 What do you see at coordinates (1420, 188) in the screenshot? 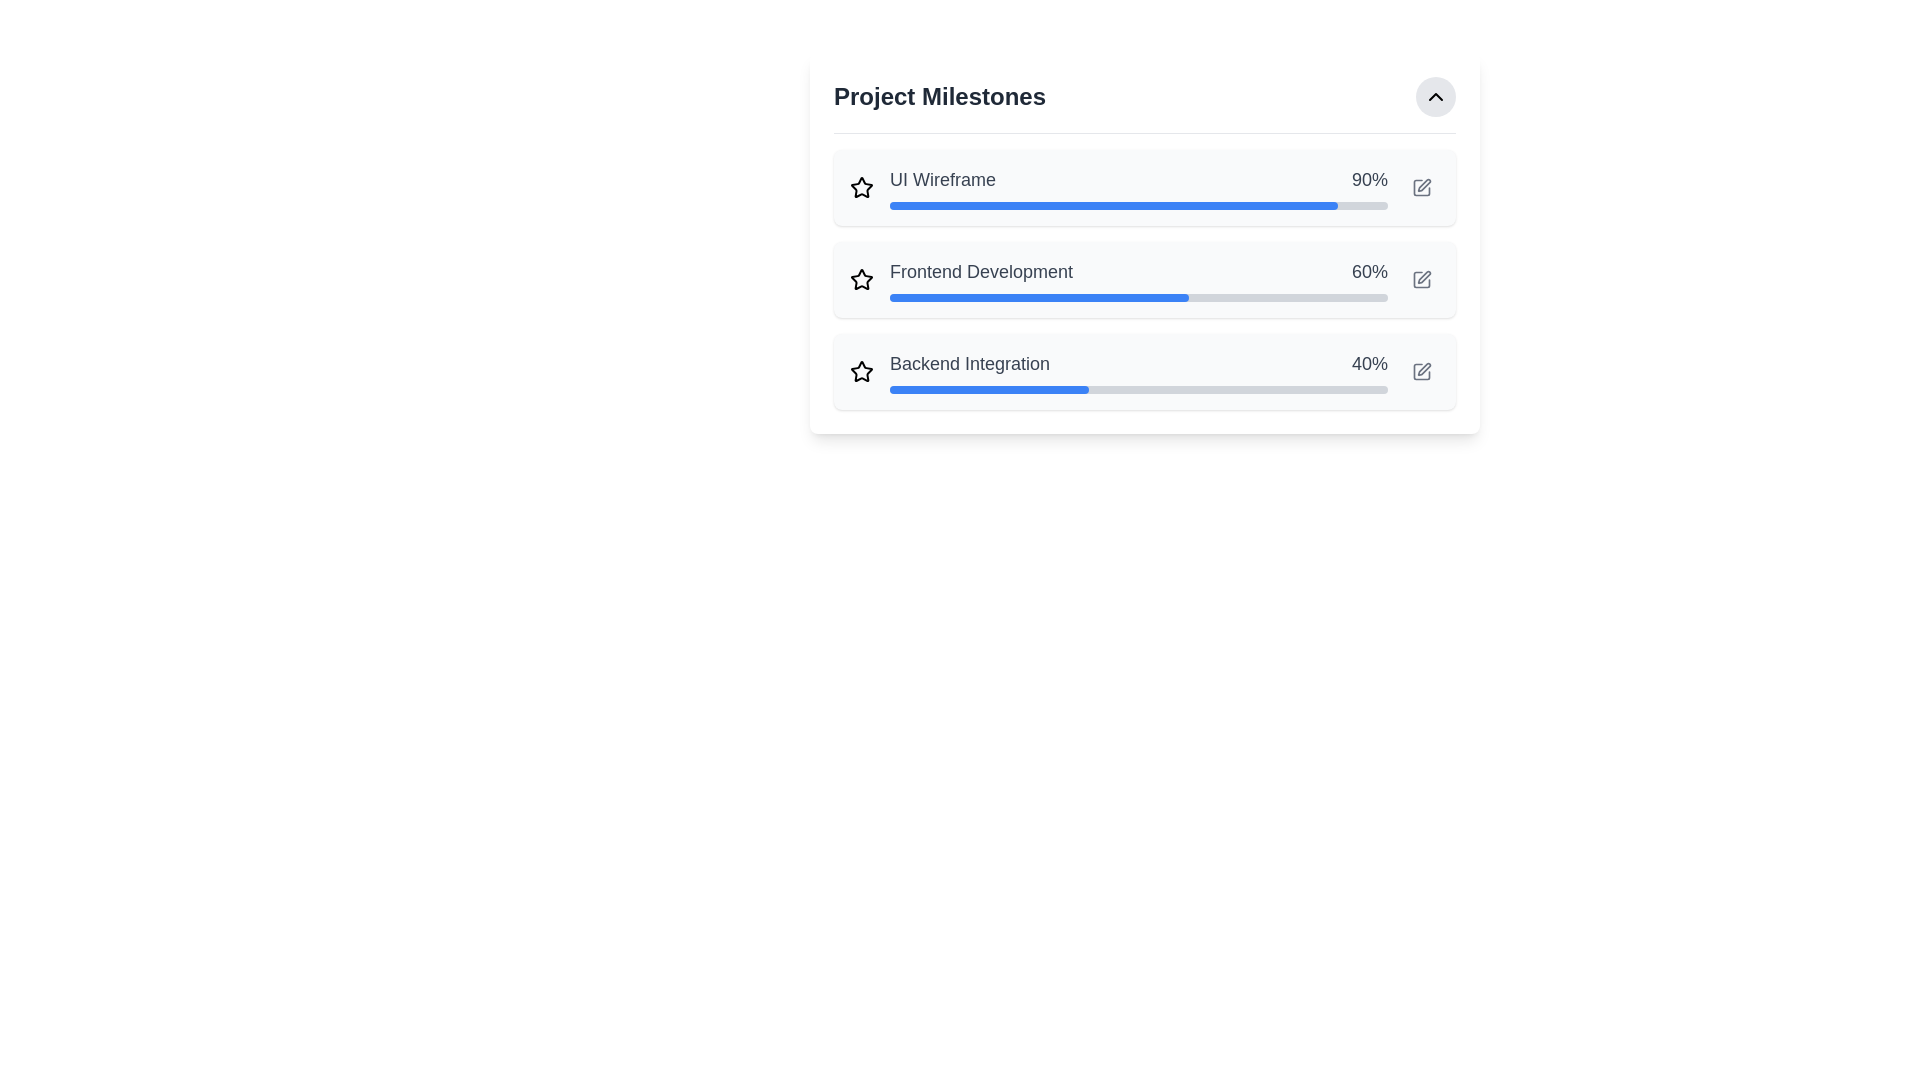
I see `the edit button located in the top-right corner of the 'UI Wireframe' section to change its color` at bounding box center [1420, 188].